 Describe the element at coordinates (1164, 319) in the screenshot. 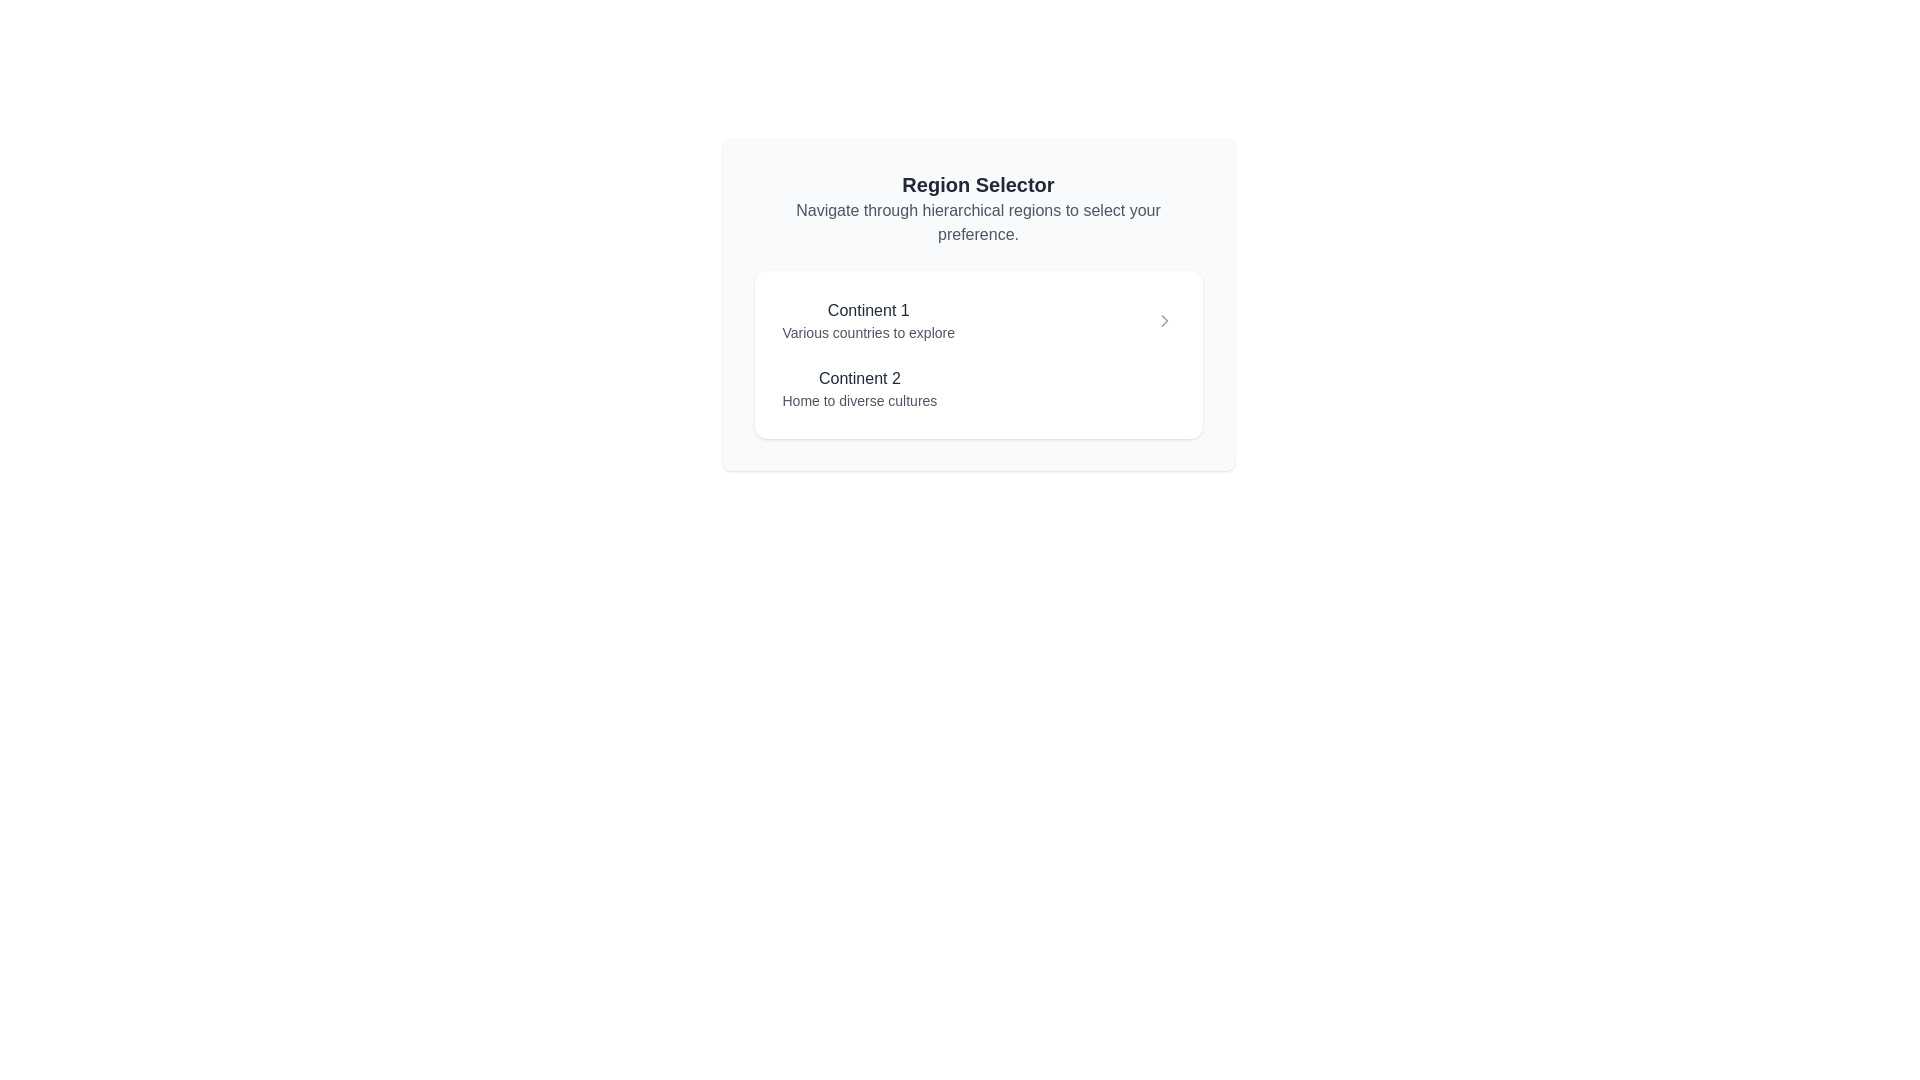

I see `the rightward-facing Chevron icon, which is styled with a thin, outlined gray design and located to the right of the text 'Continent 1 Various countries` at that location.